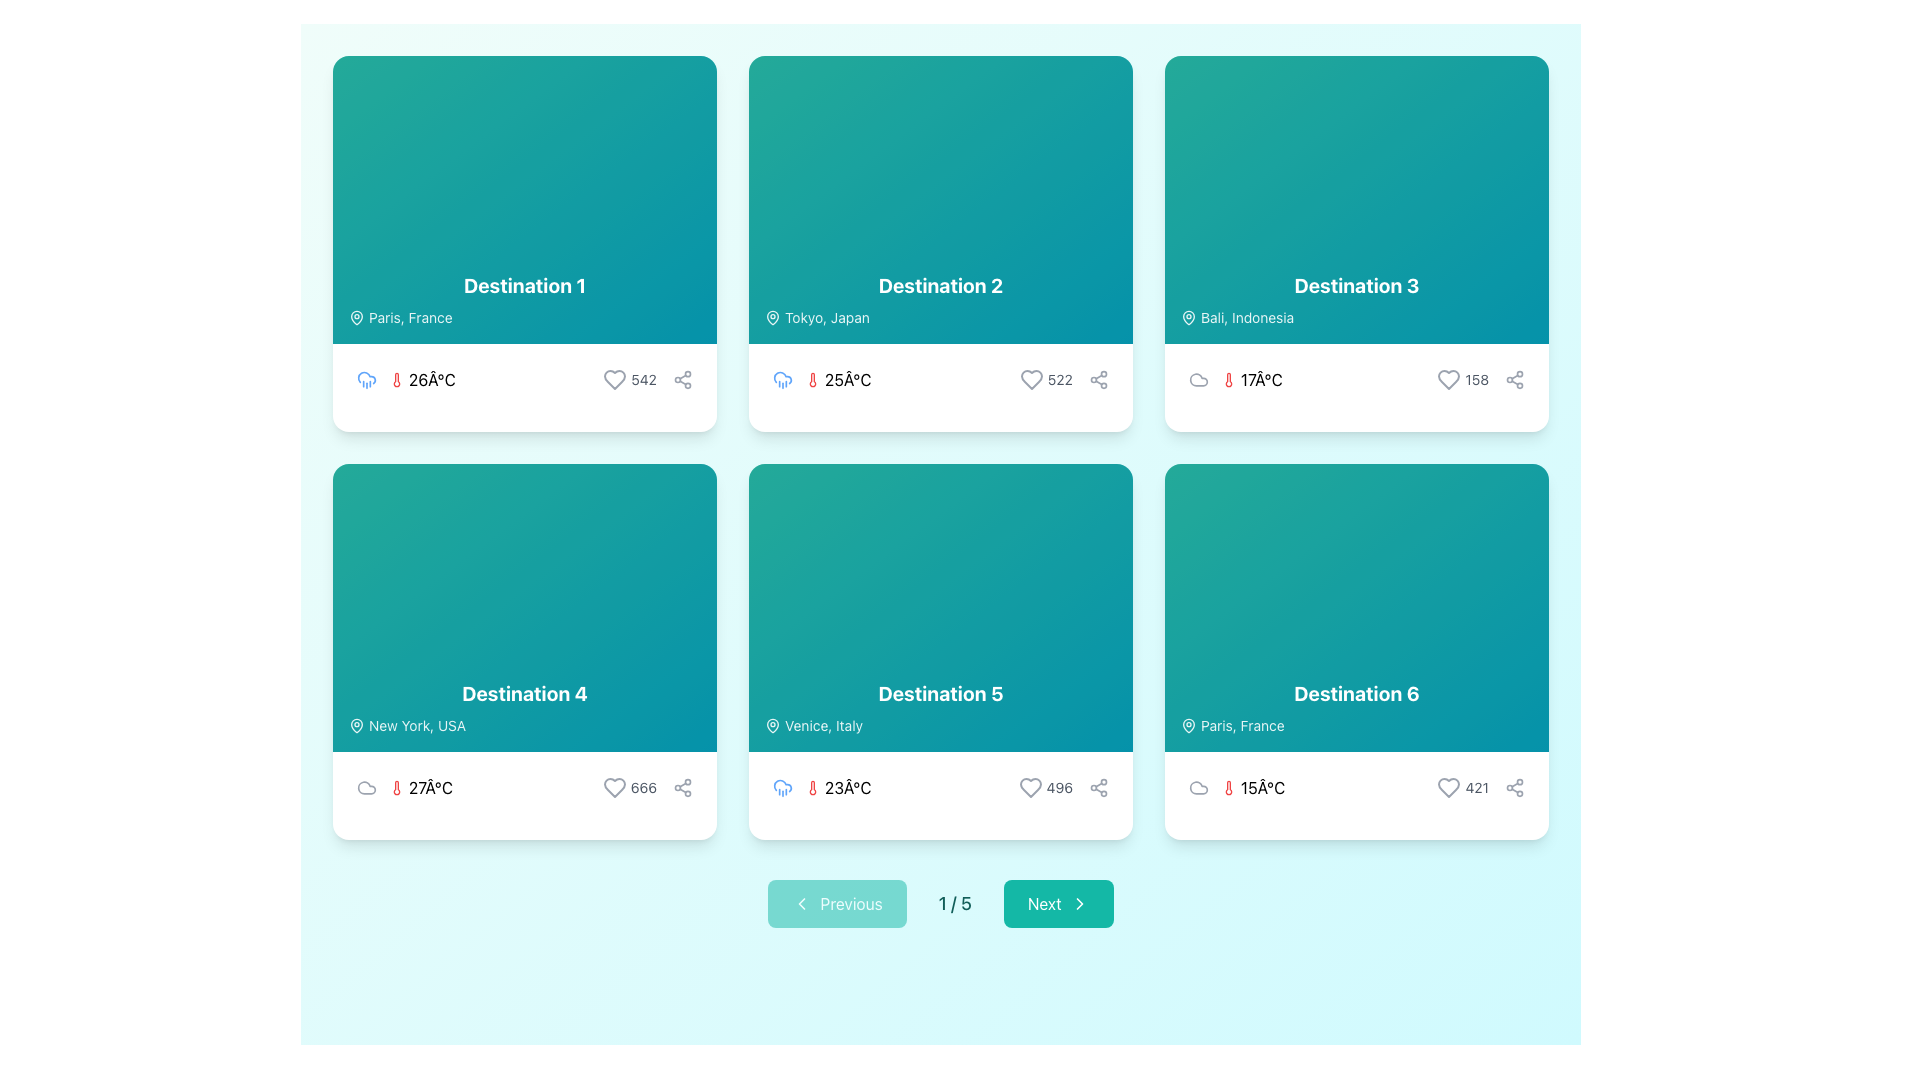  What do you see at coordinates (356, 725) in the screenshot?
I see `the pin icon located in the fourth card of the second row, which is styled in a minimalistic design and positioned to the left of the text 'New York, USA'` at bounding box center [356, 725].